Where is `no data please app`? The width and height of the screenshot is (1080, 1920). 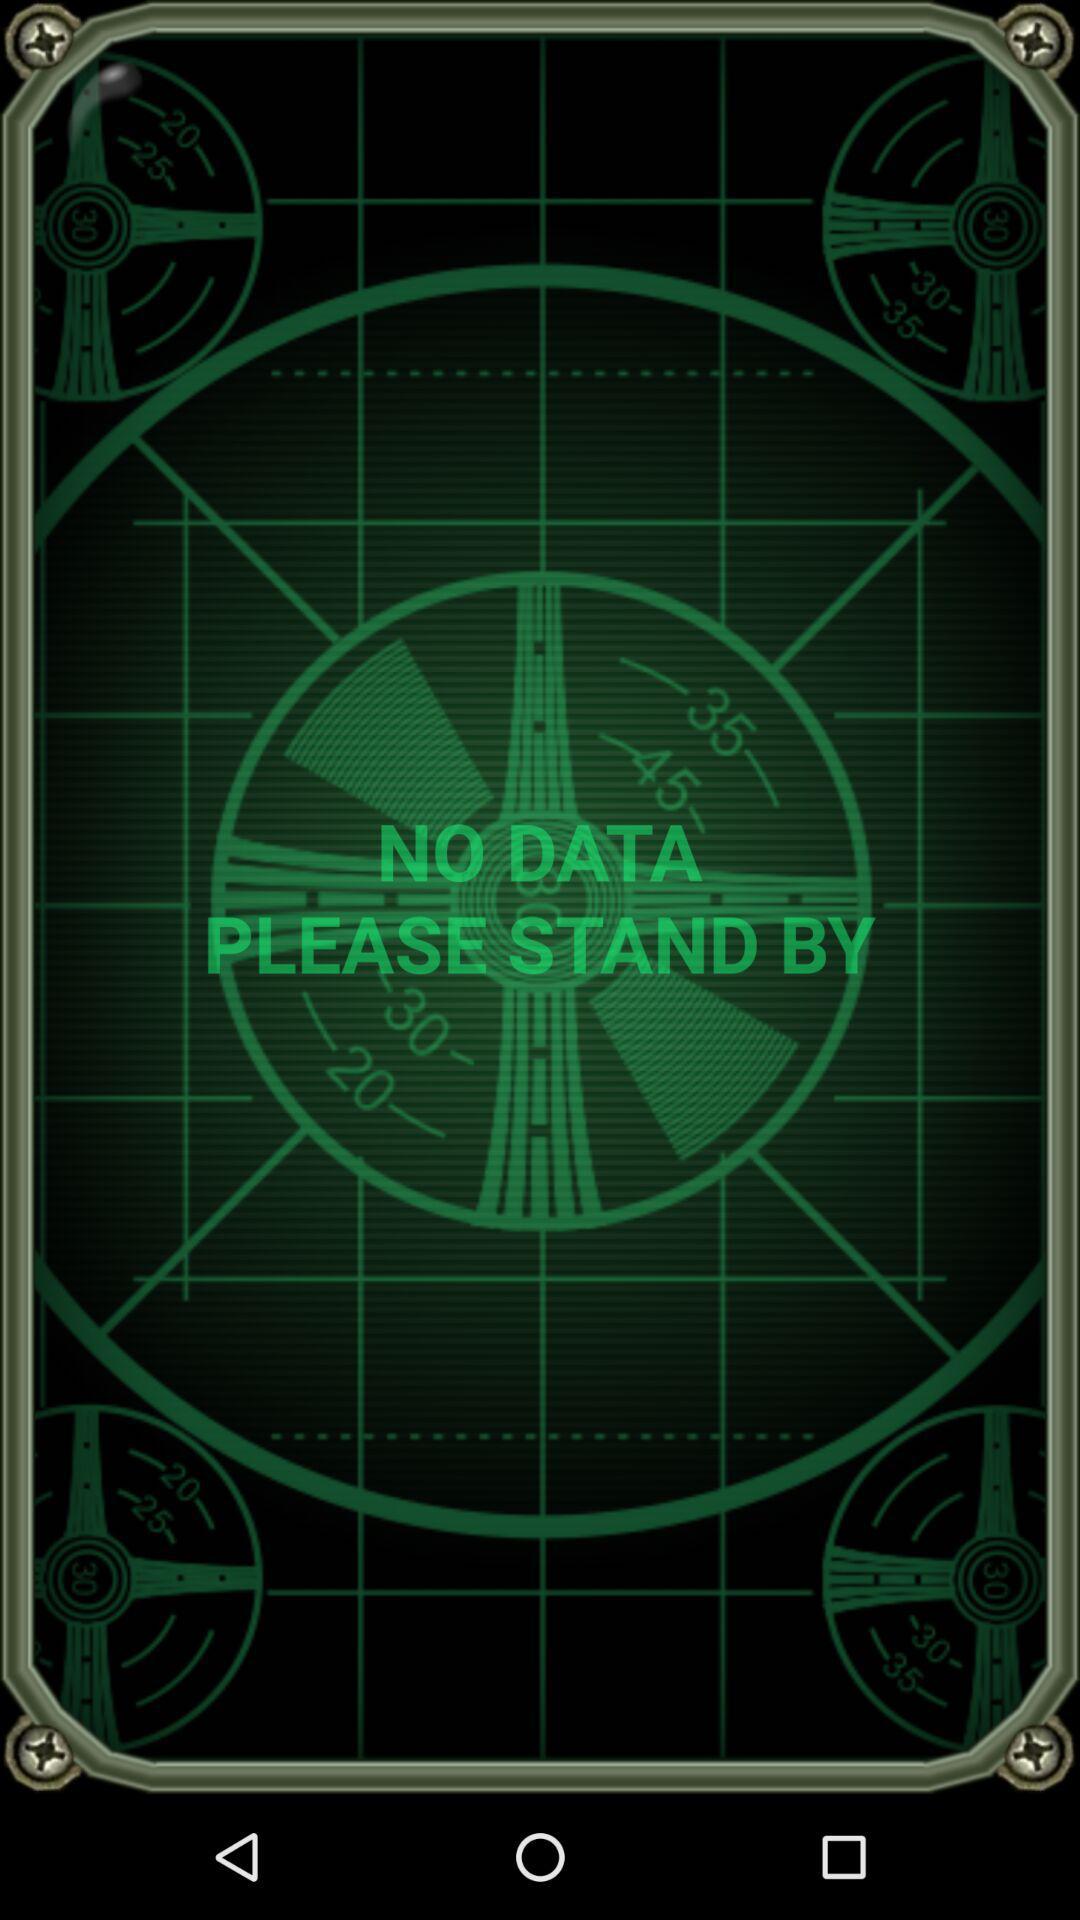 no data please app is located at coordinates (538, 895).